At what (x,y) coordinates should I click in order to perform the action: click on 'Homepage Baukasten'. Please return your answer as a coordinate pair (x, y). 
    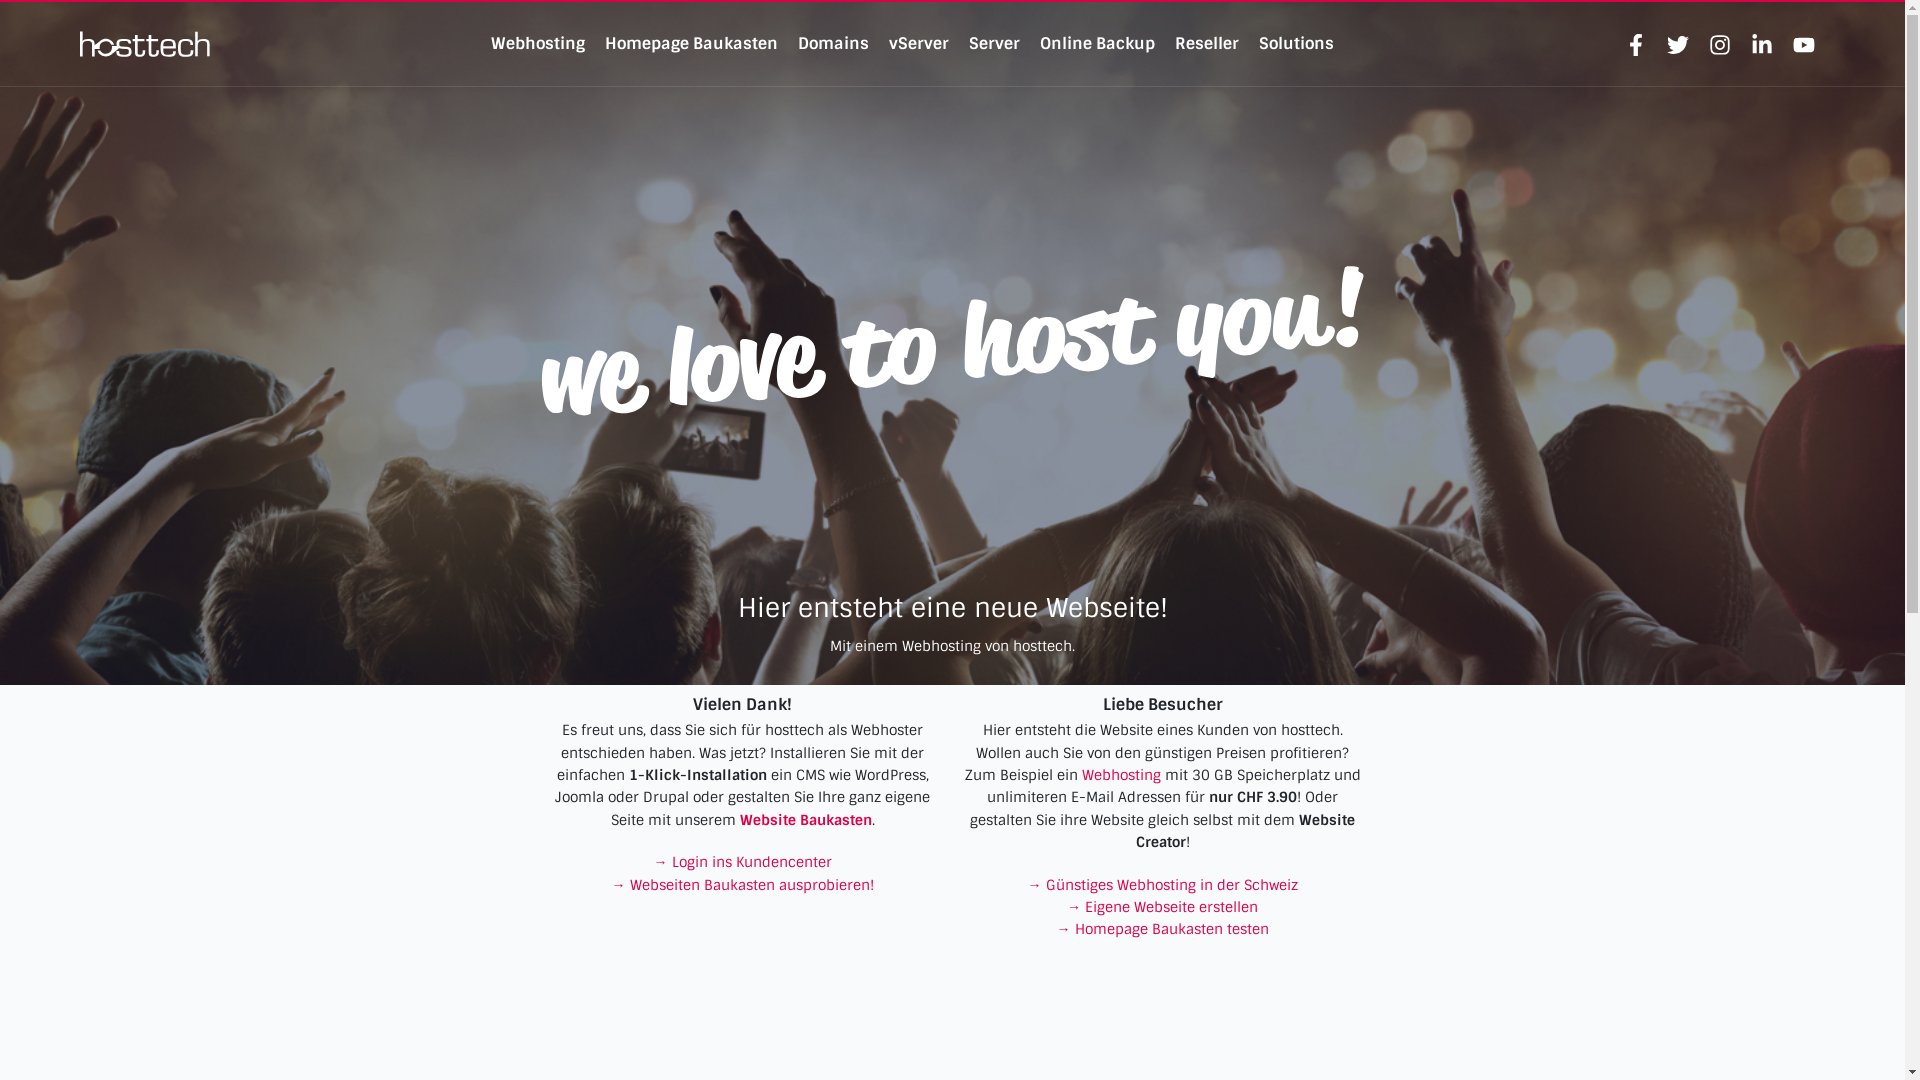
    Looking at the image, I should click on (691, 43).